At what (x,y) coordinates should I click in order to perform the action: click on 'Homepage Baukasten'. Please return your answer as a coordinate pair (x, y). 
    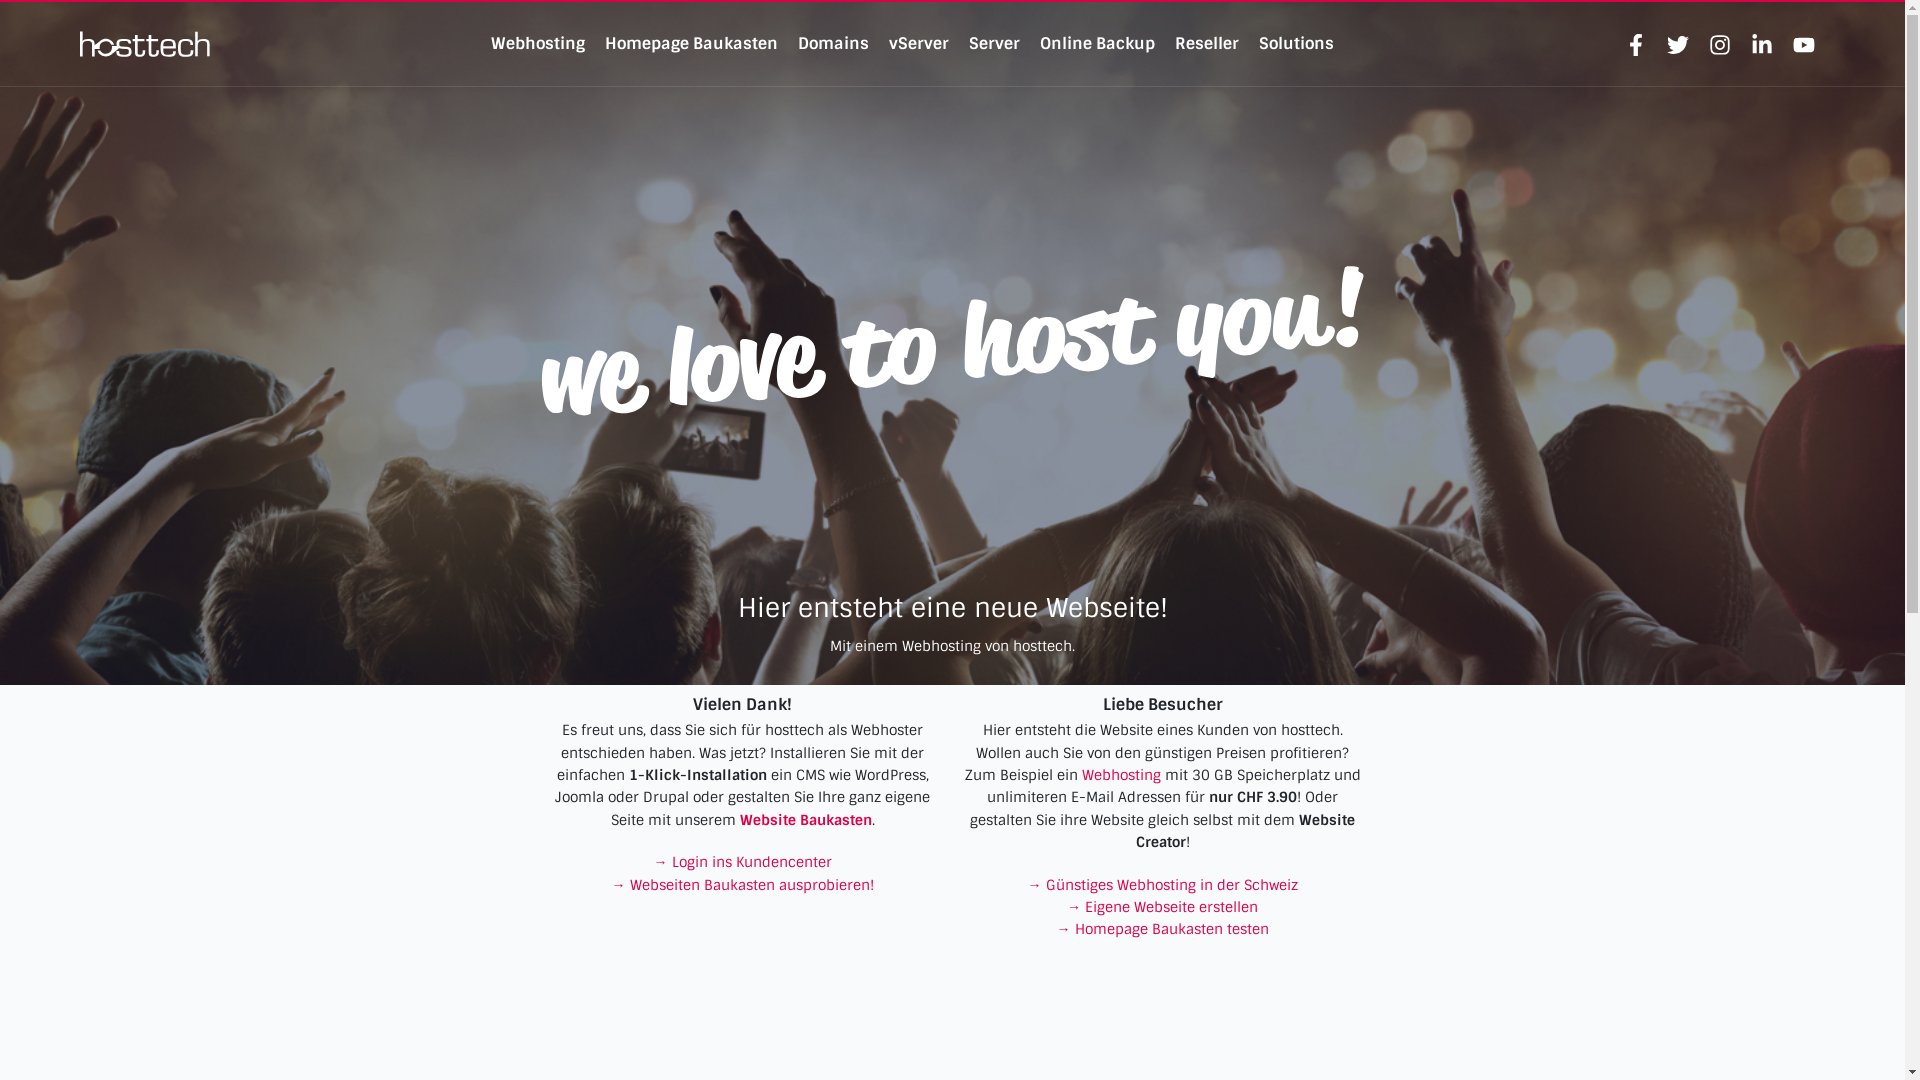
    Looking at the image, I should click on (691, 43).